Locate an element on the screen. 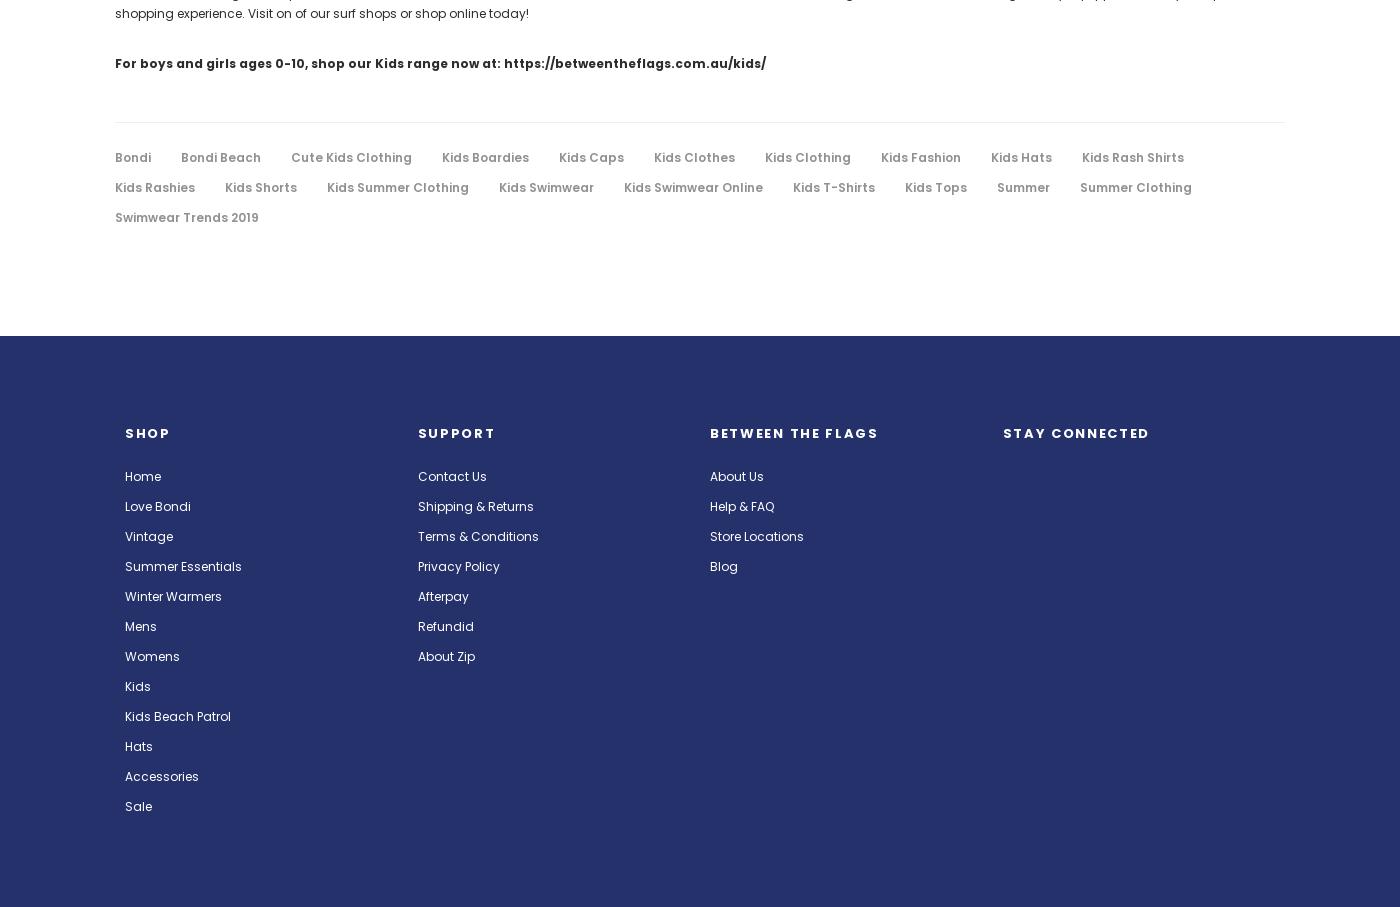  'Kids Beach Patrol' is located at coordinates (176, 716).